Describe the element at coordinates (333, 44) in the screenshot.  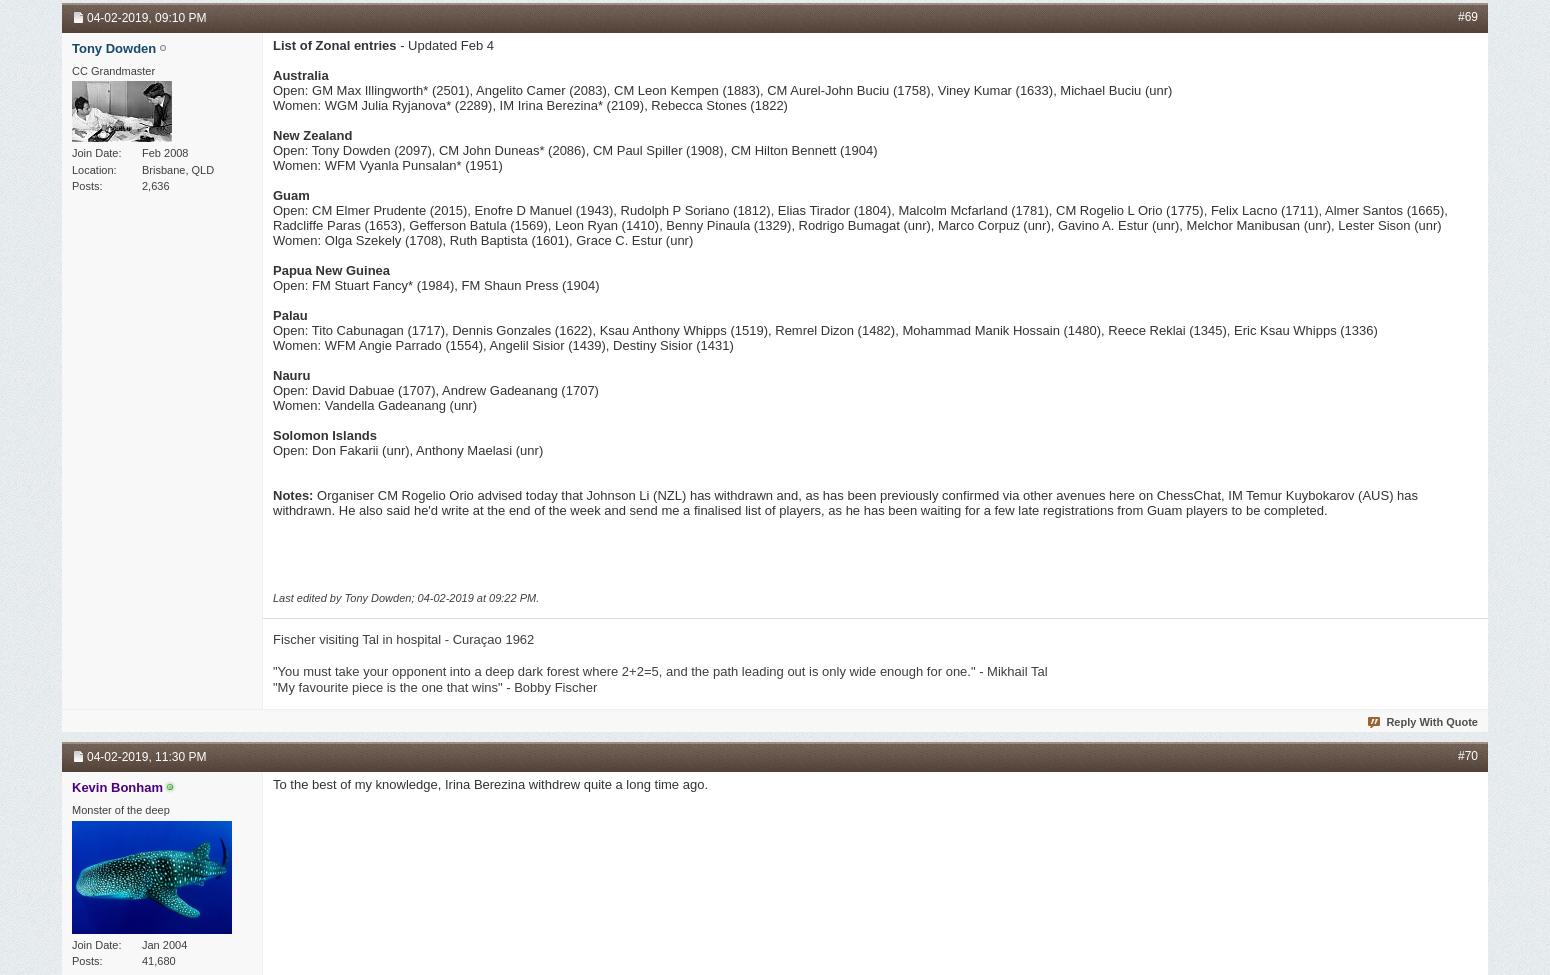
I see `'List of Zonal entries'` at that location.